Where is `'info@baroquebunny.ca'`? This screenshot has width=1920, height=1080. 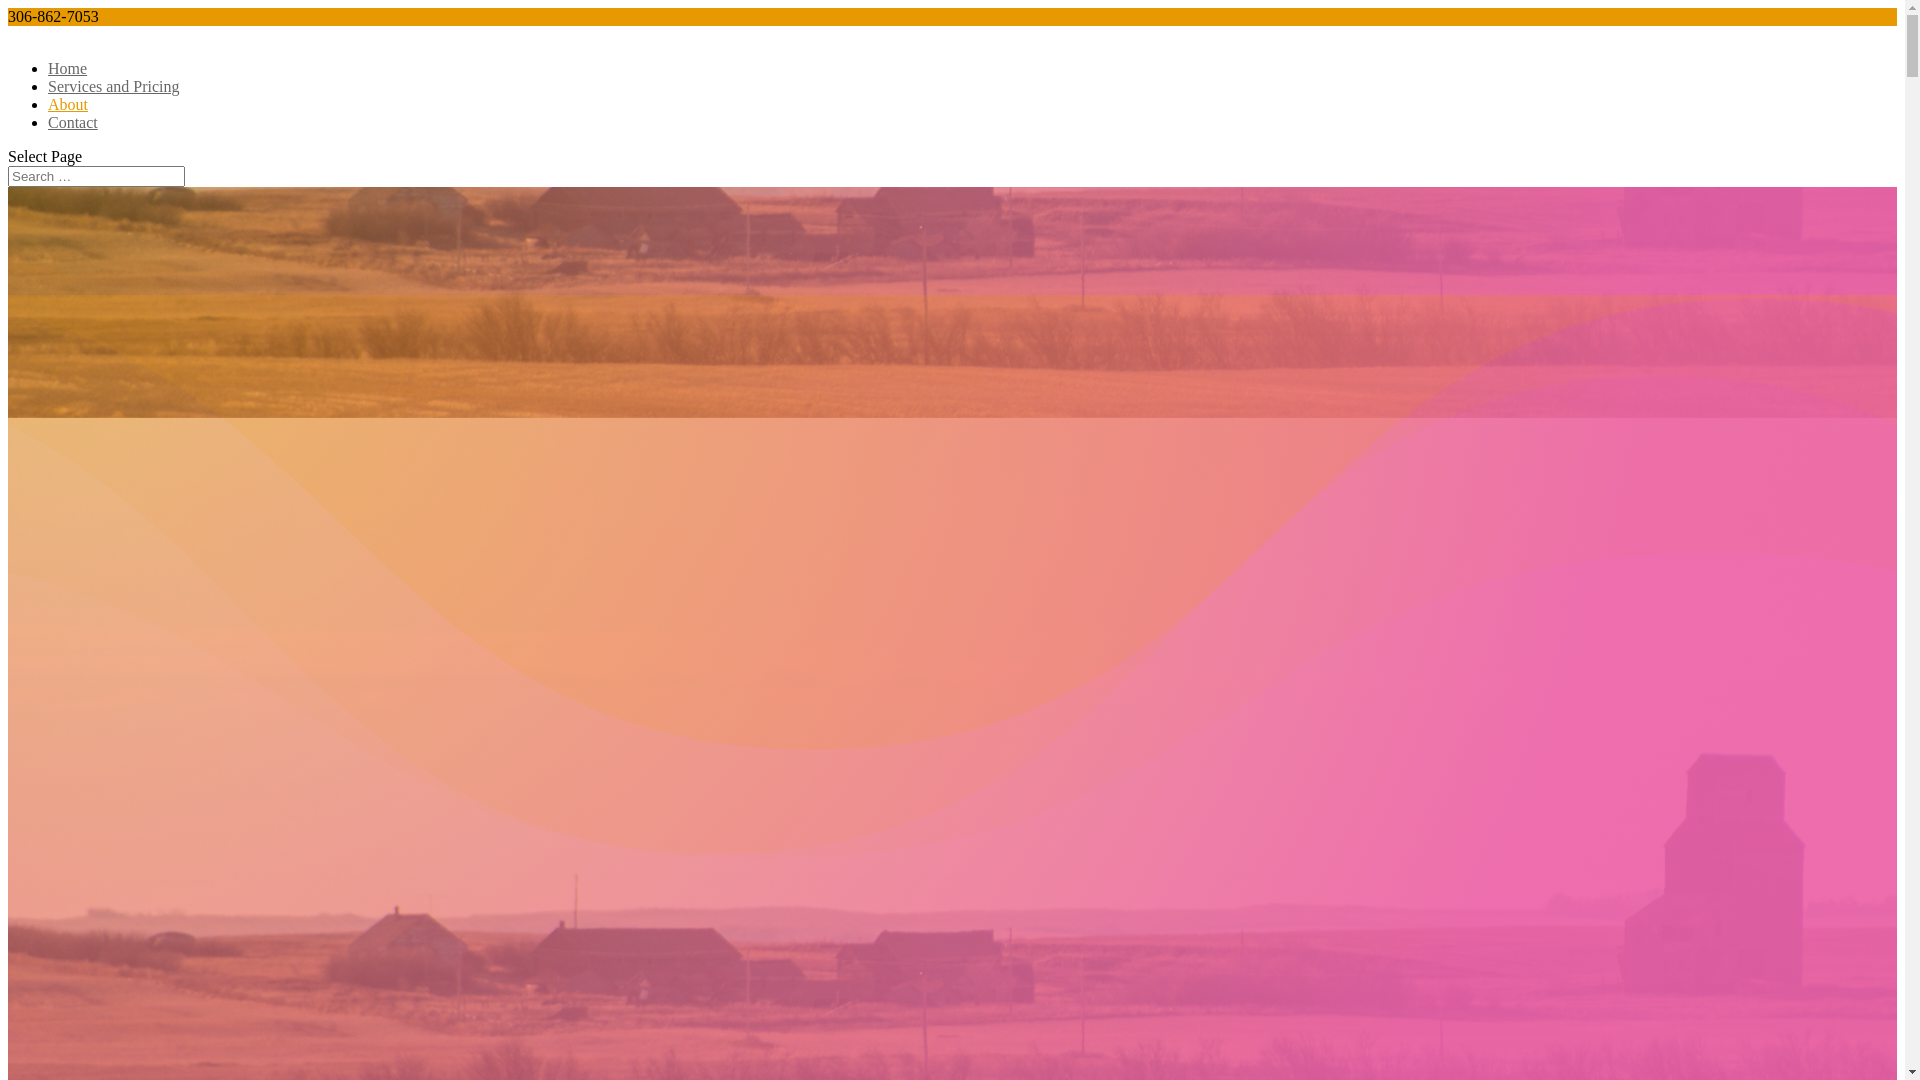 'info@baroquebunny.ca' is located at coordinates (177, 16).